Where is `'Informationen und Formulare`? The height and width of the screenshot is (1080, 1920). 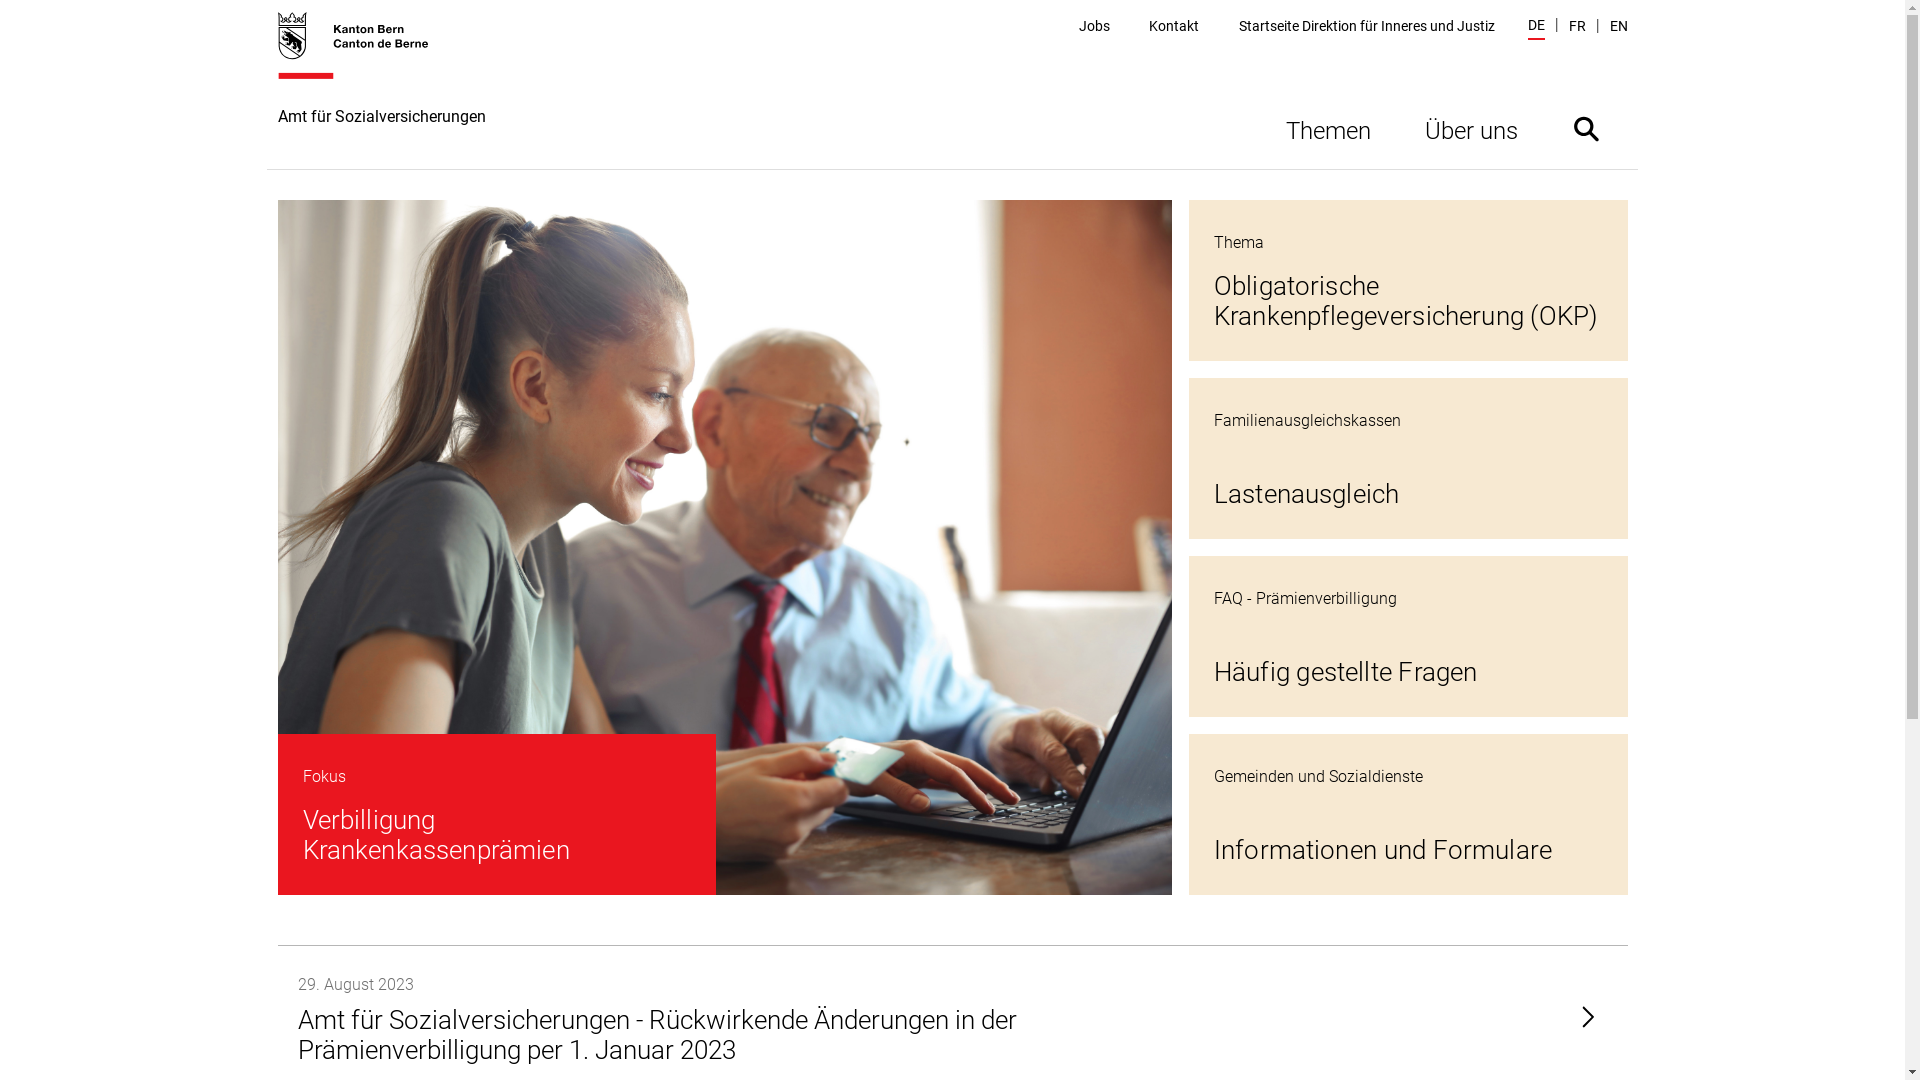
'Informationen und Formulare is located at coordinates (1407, 814).